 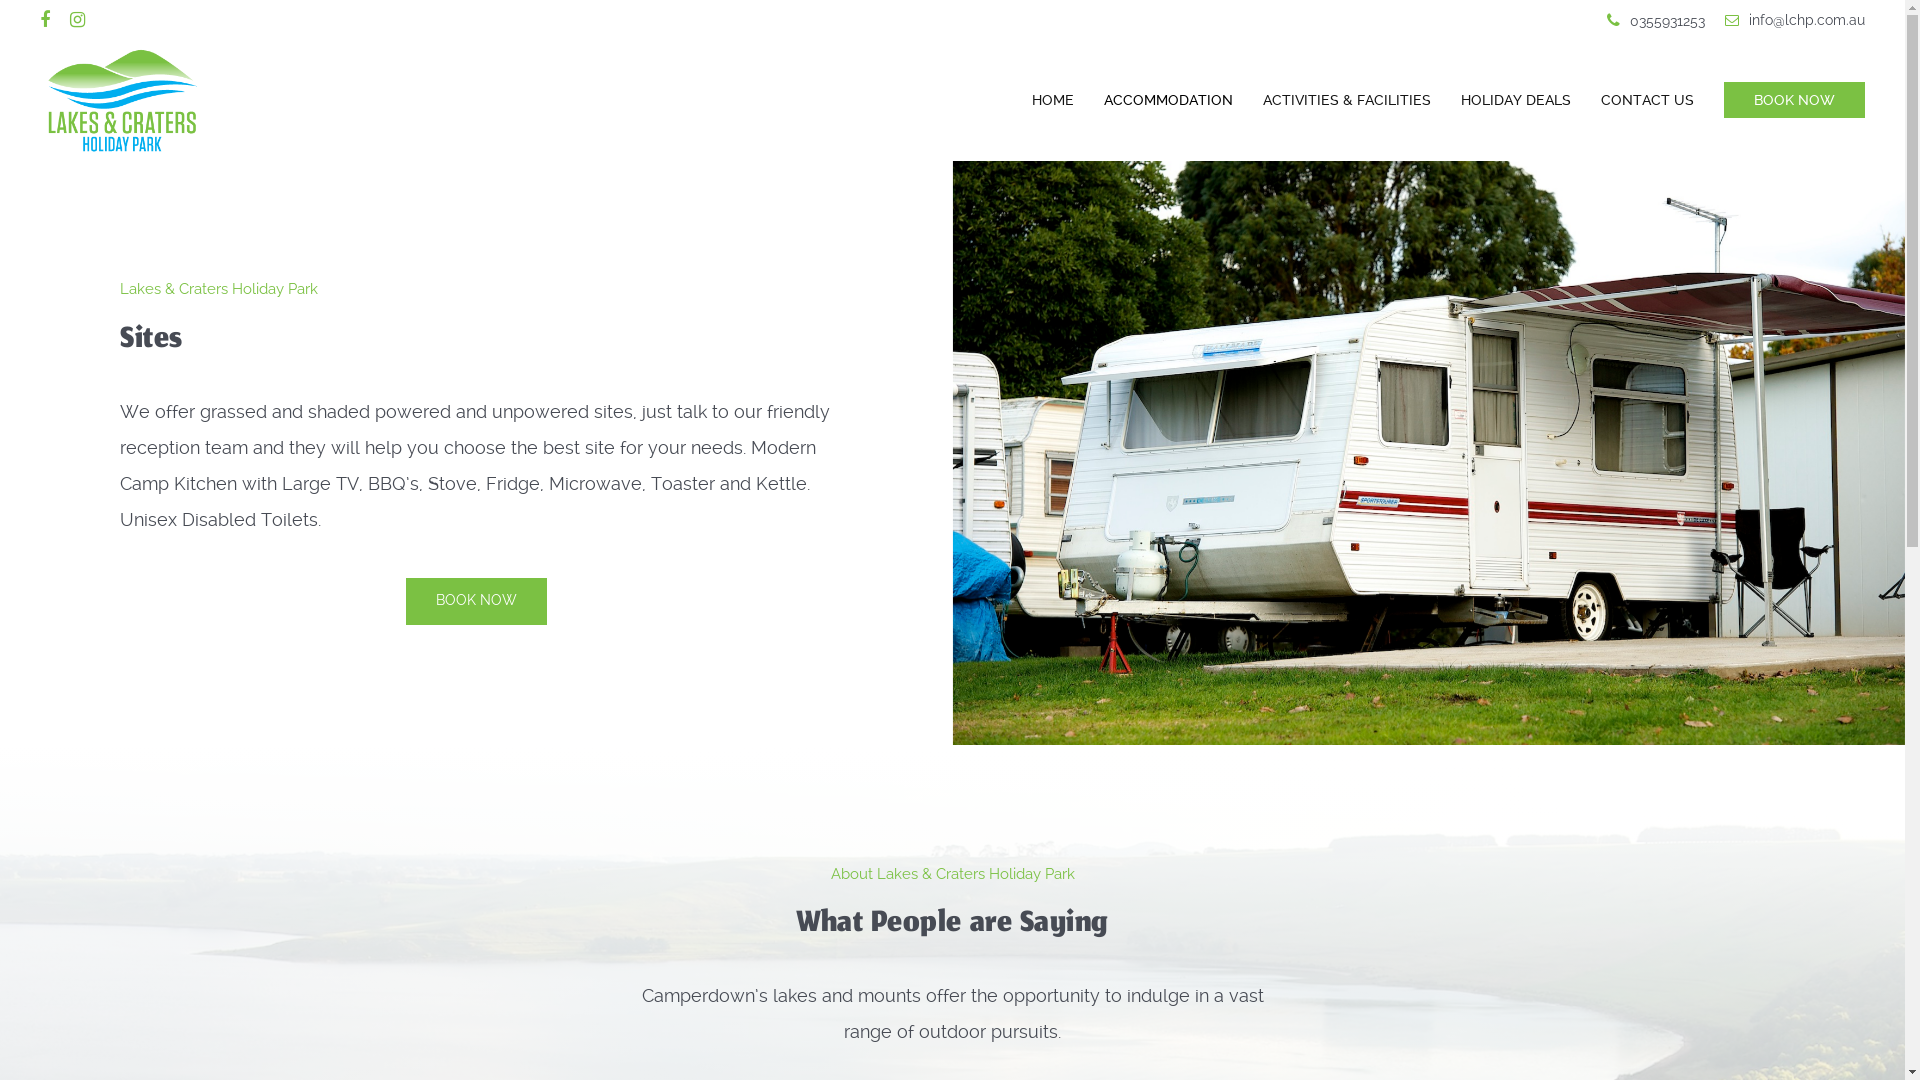 What do you see at coordinates (1445, 100) in the screenshot?
I see `'HOLIDAY DEALS'` at bounding box center [1445, 100].